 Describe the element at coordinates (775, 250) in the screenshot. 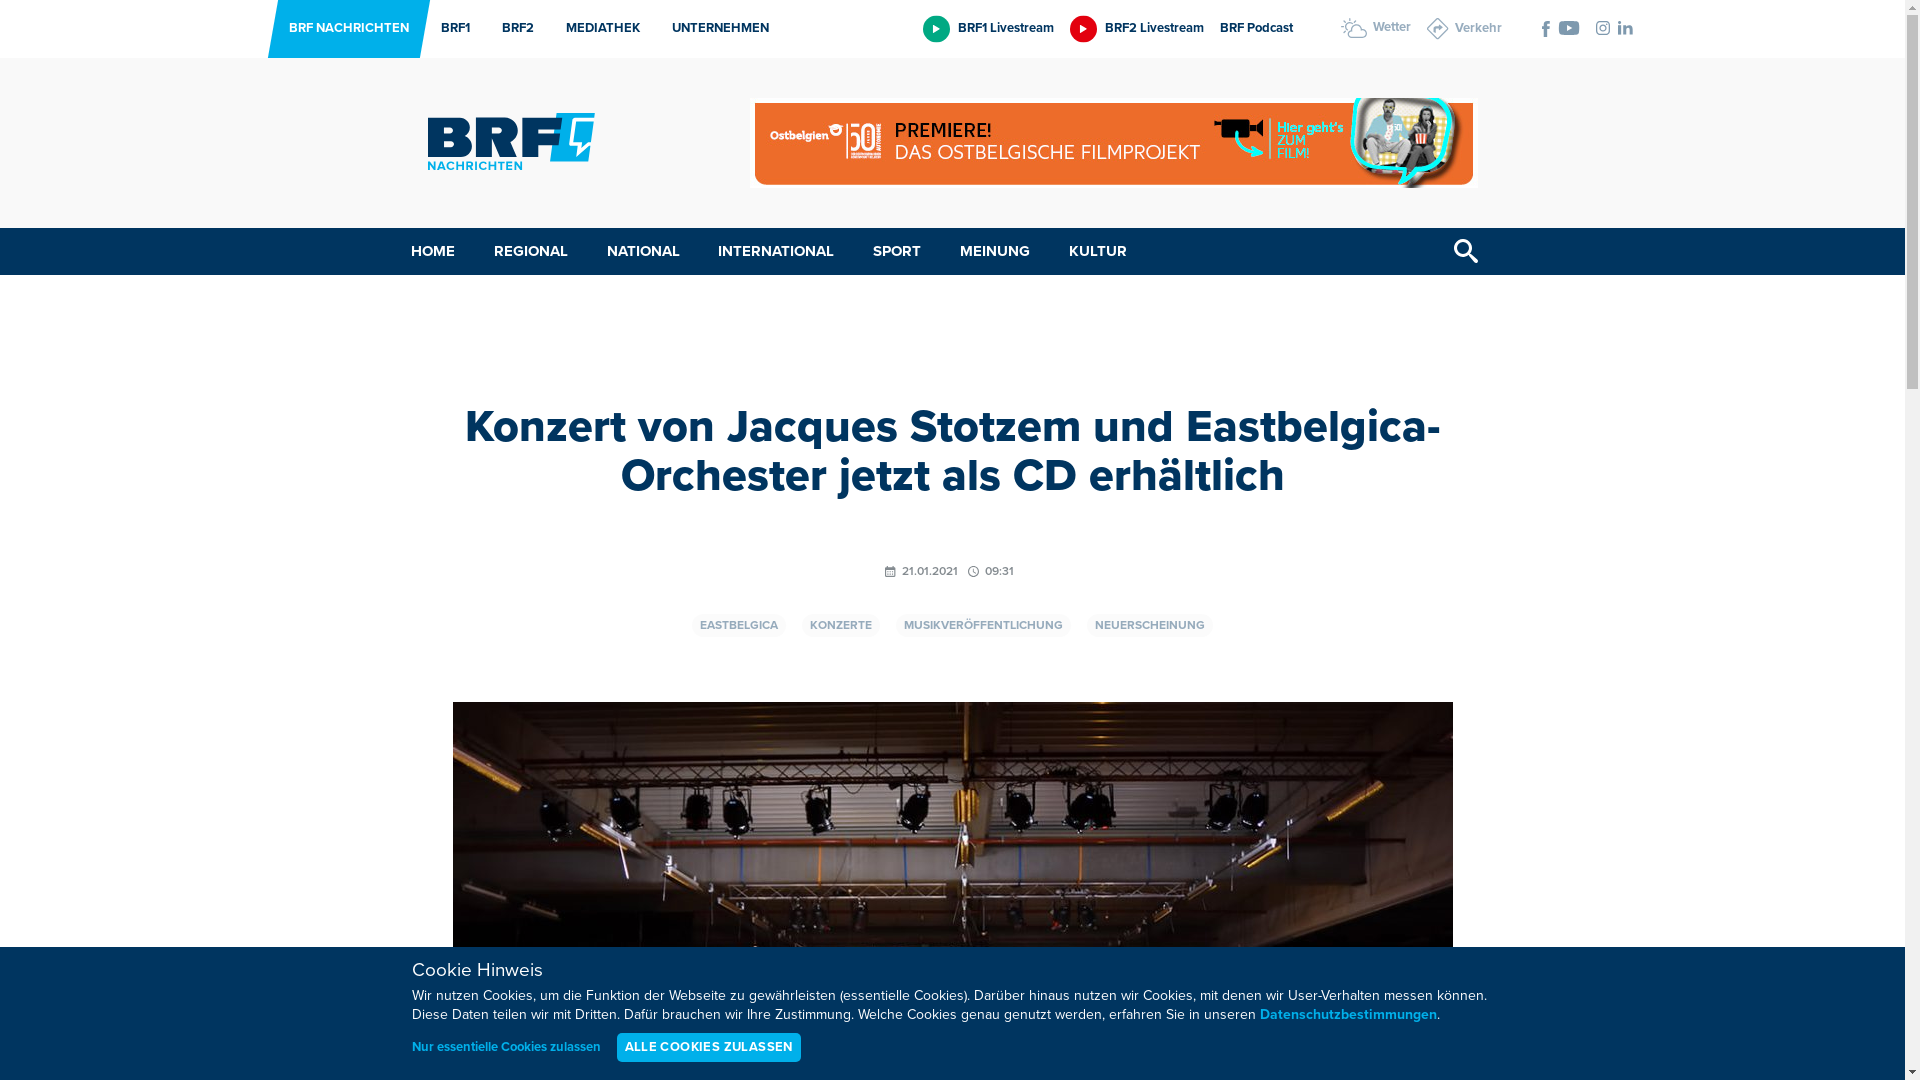

I see `'INTERNATIONAL'` at that location.